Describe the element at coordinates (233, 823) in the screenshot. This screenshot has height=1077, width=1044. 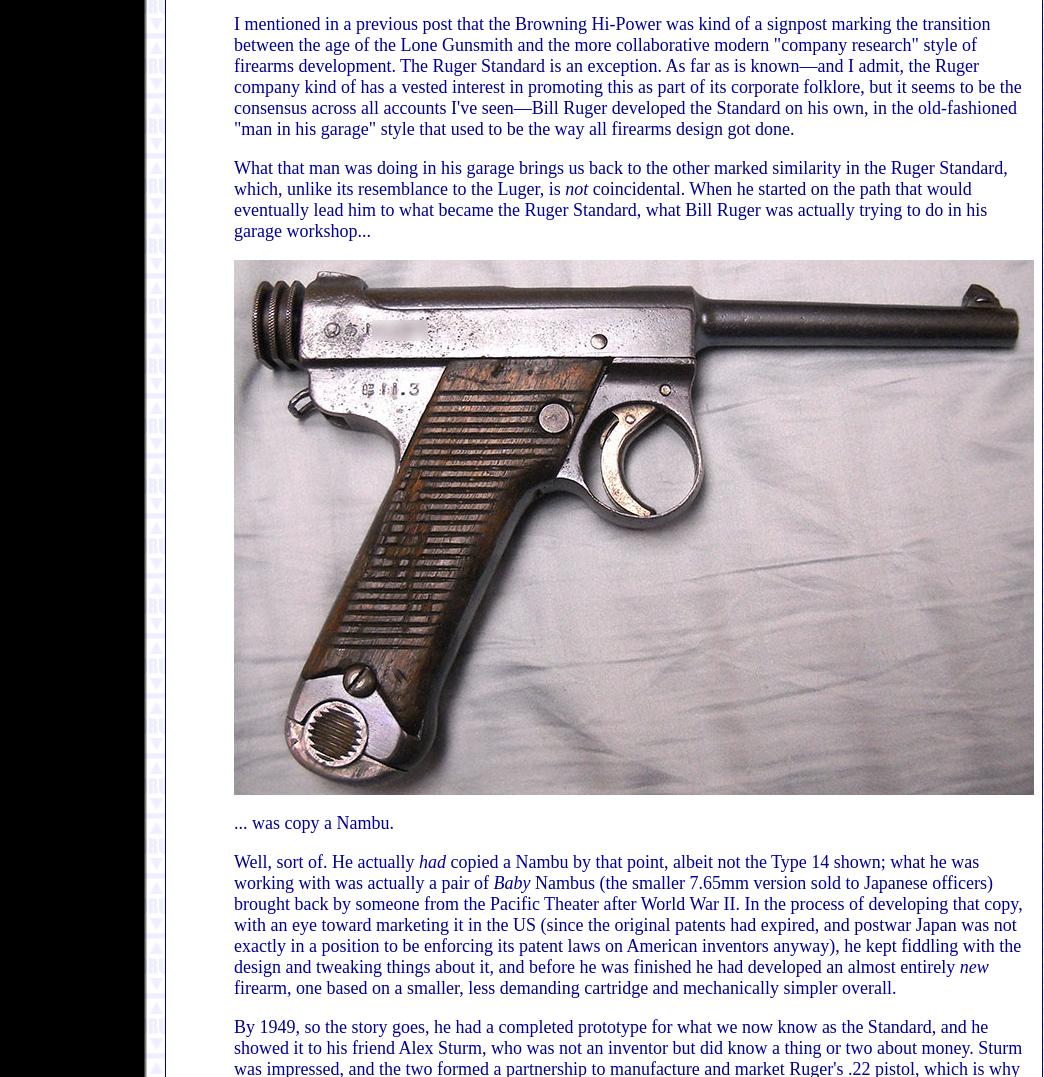
I see `'... was copy a Nambu.'` at that location.